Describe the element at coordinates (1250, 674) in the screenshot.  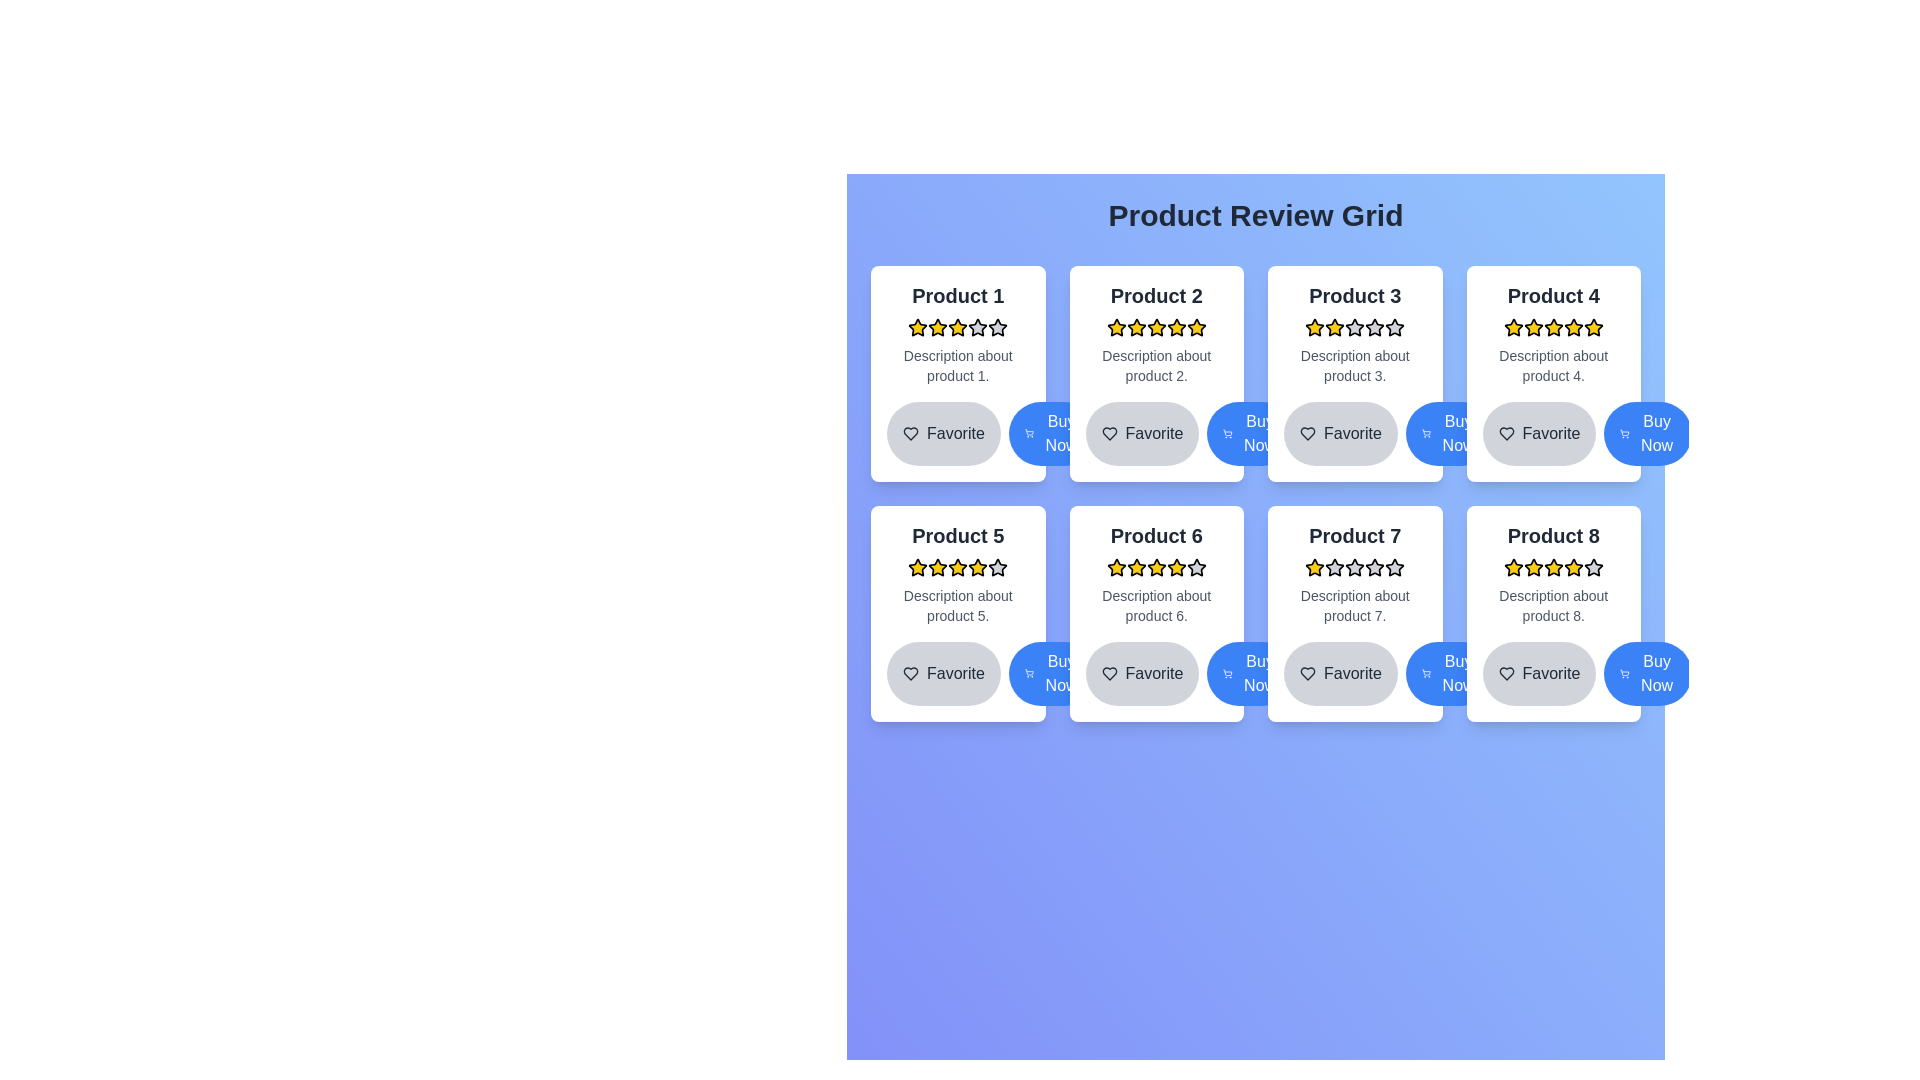
I see `the 'Buy Now' button, a rounded rectangular button with a blue background and white text, to initiate the purchase process` at that location.